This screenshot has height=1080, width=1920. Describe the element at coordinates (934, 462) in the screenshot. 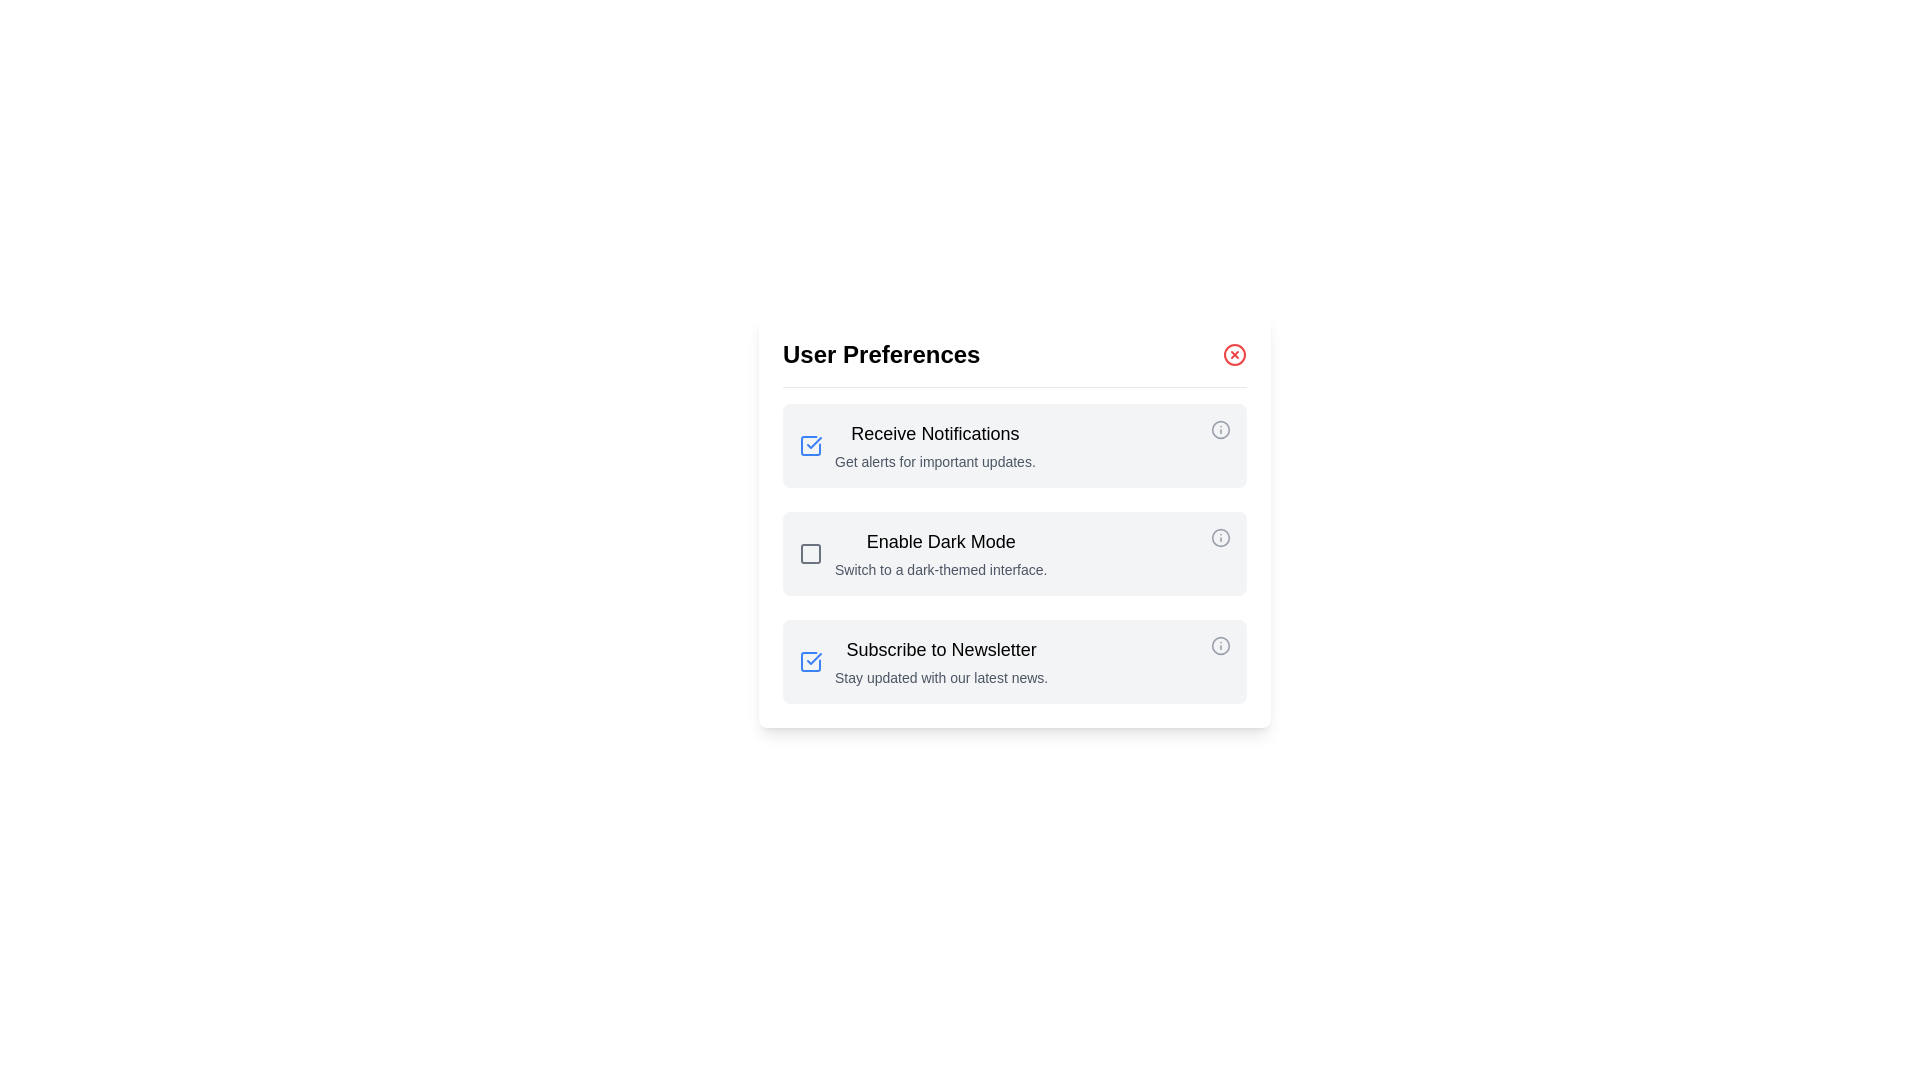

I see `the static informational text label that describes the purpose of the 'Receive Notifications' option in the user preferences section` at that location.